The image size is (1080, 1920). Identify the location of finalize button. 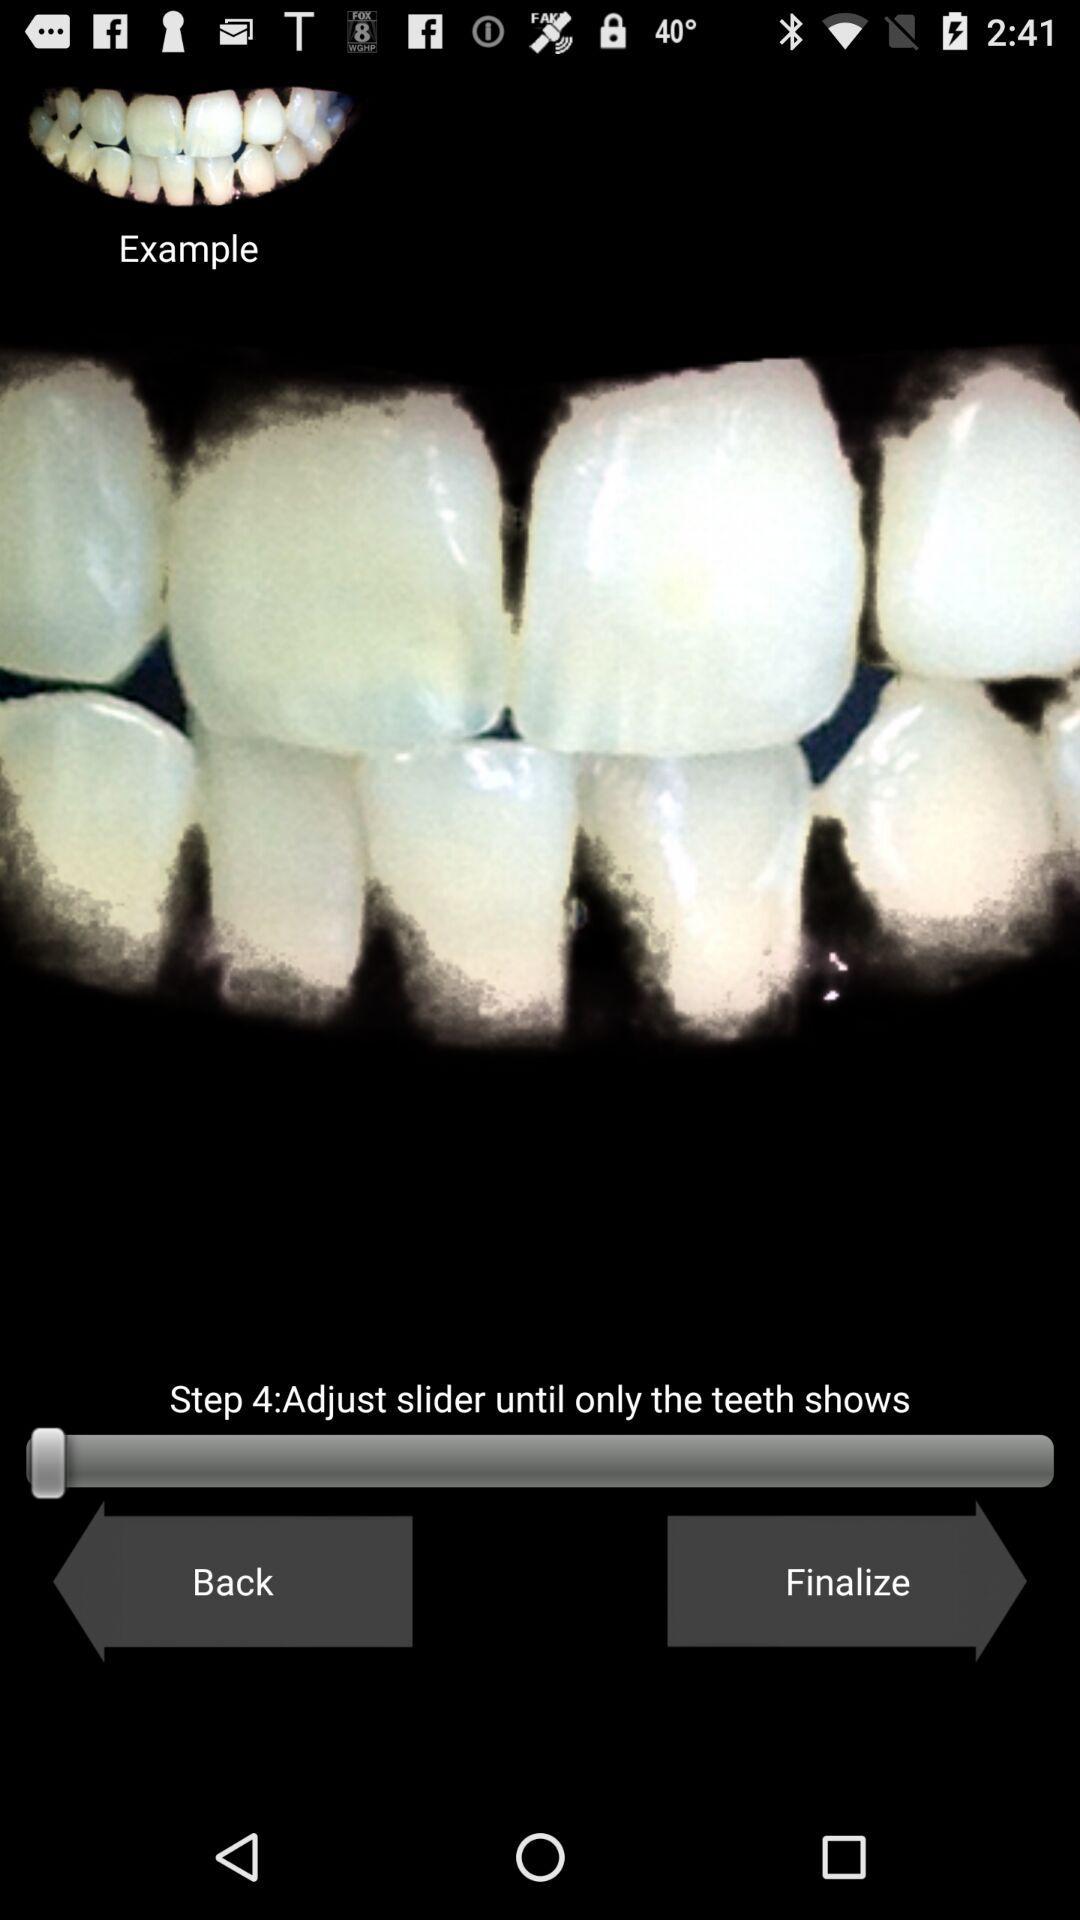
(847, 1580).